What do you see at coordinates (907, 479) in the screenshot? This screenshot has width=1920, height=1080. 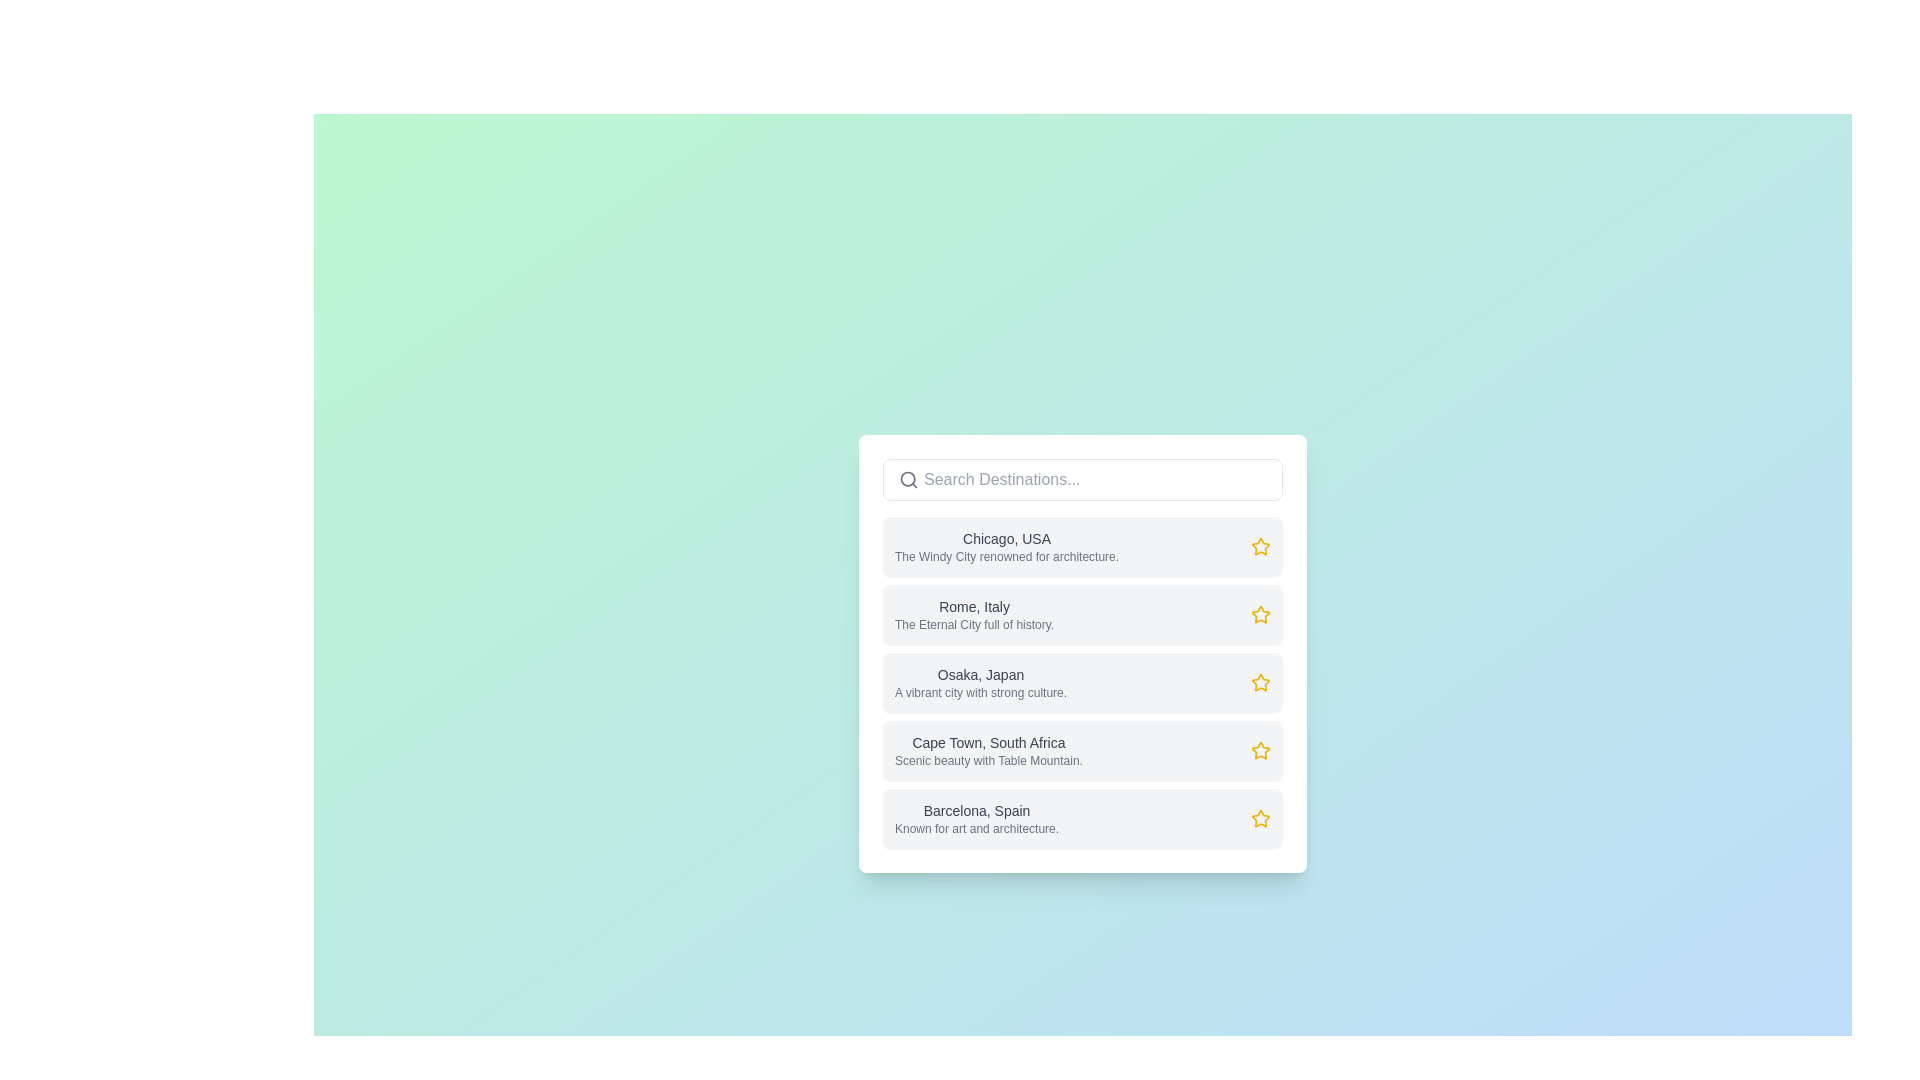 I see `the search icon located inside the input field titled 'Search Destinations...'` at bounding box center [907, 479].